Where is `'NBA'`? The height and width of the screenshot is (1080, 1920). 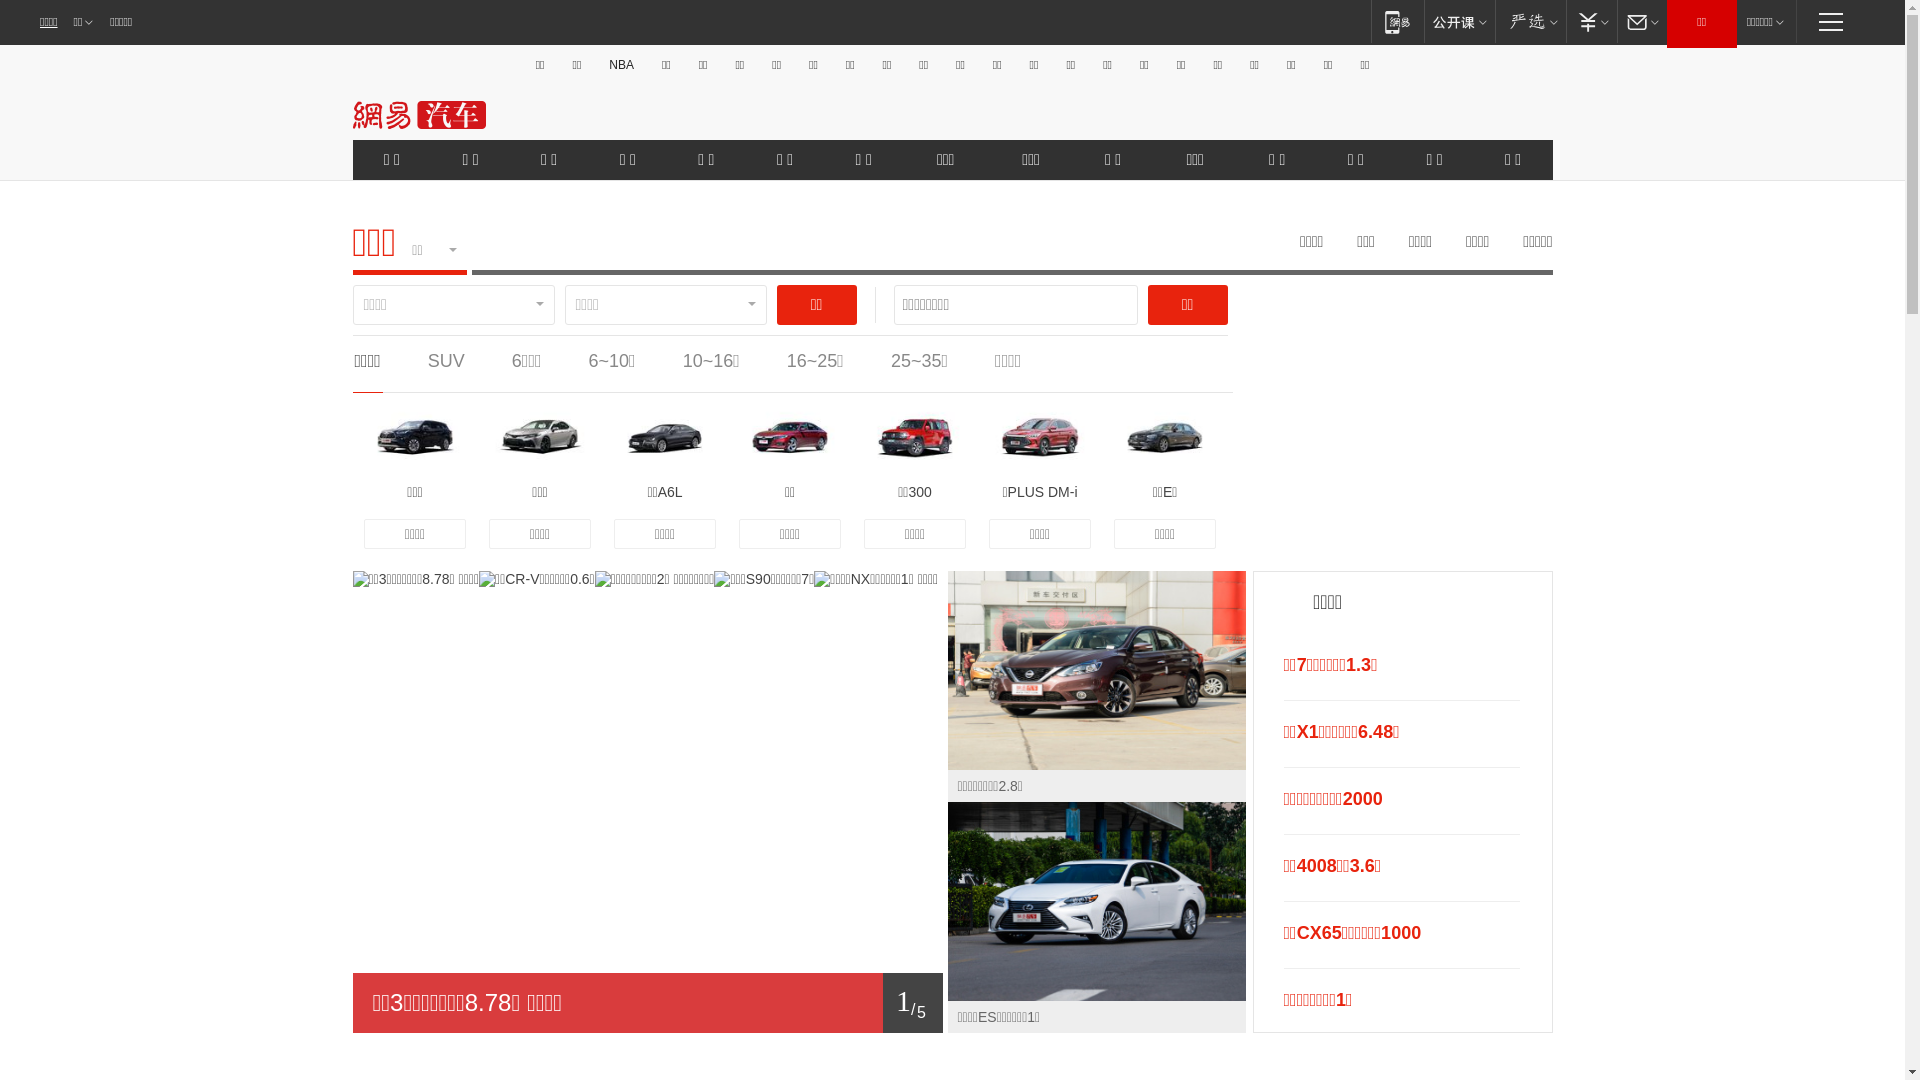
'NBA' is located at coordinates (620, 64).